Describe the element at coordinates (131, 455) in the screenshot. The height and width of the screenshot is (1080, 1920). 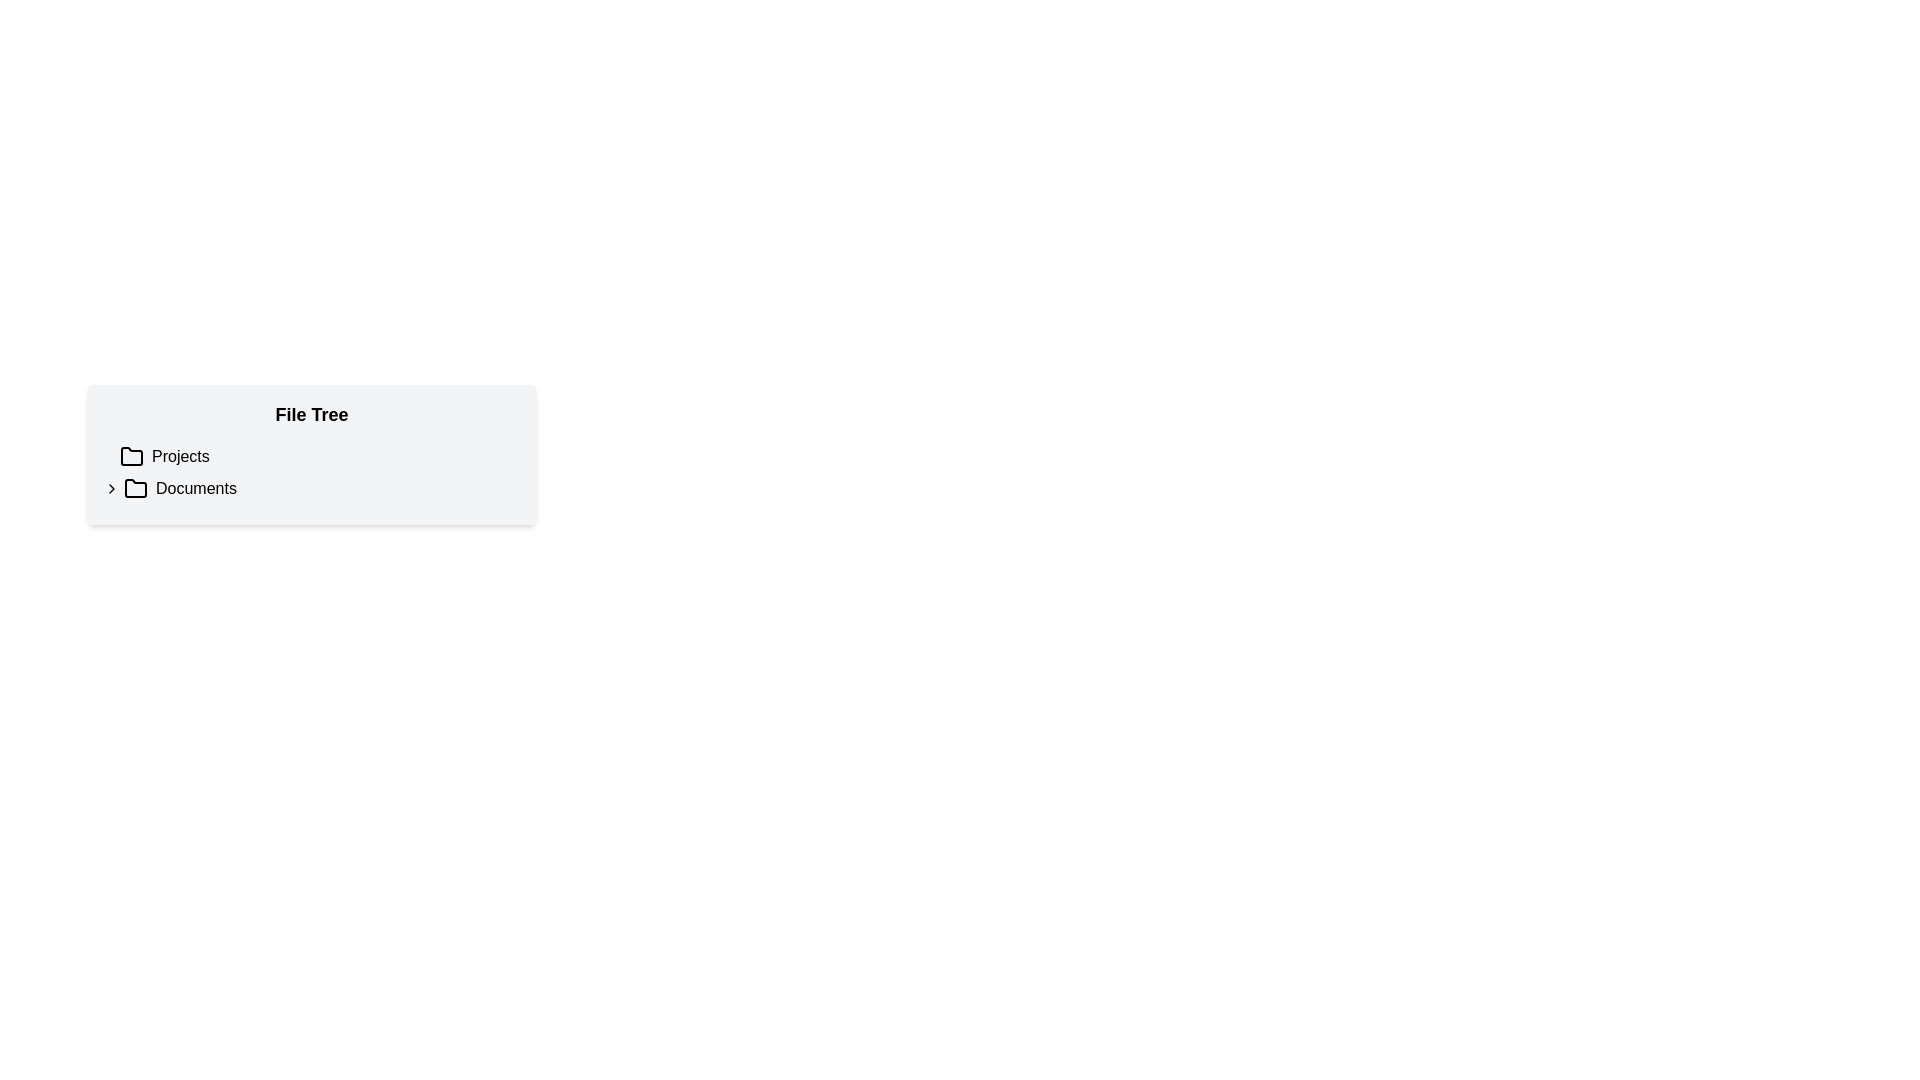
I see `the folder icon located to the left of the 'Projects' text label` at that location.